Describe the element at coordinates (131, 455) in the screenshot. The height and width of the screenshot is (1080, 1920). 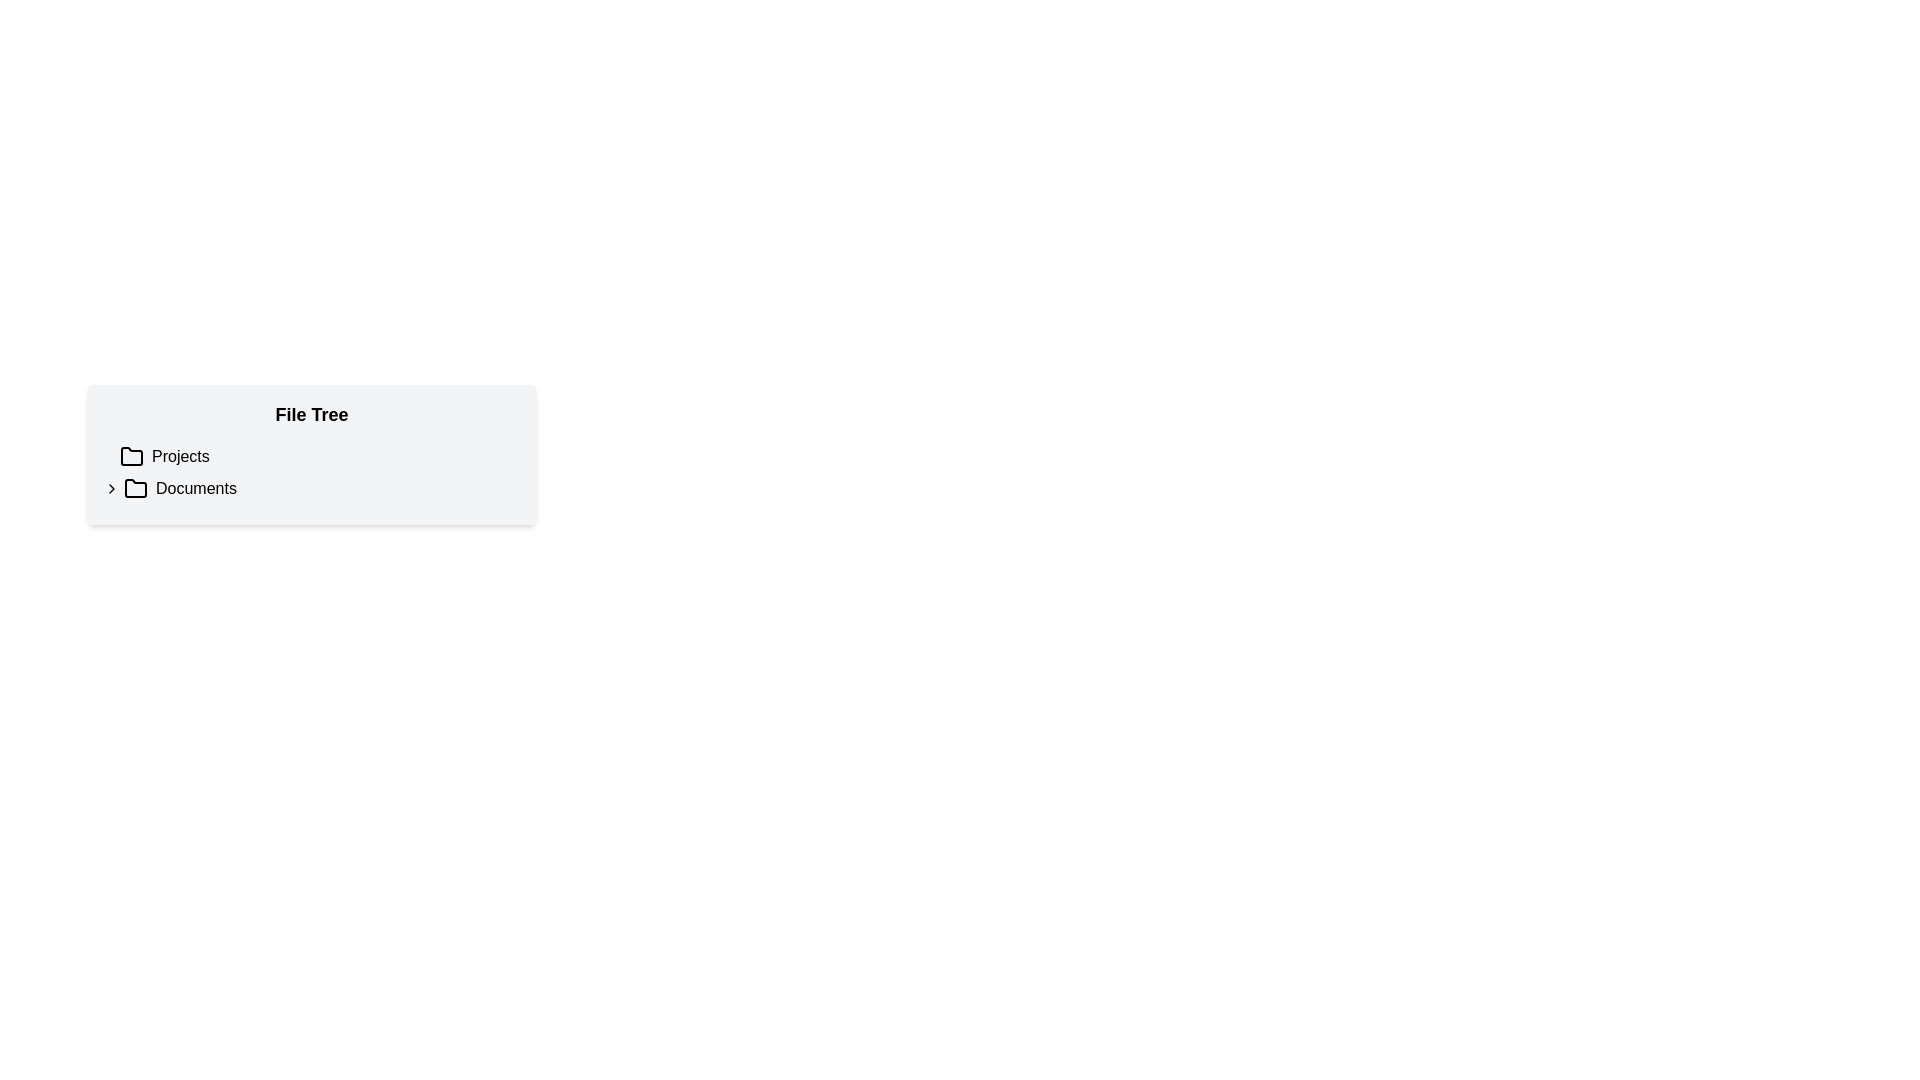
I see `the folder icon located to the left of the 'Projects' text label` at that location.